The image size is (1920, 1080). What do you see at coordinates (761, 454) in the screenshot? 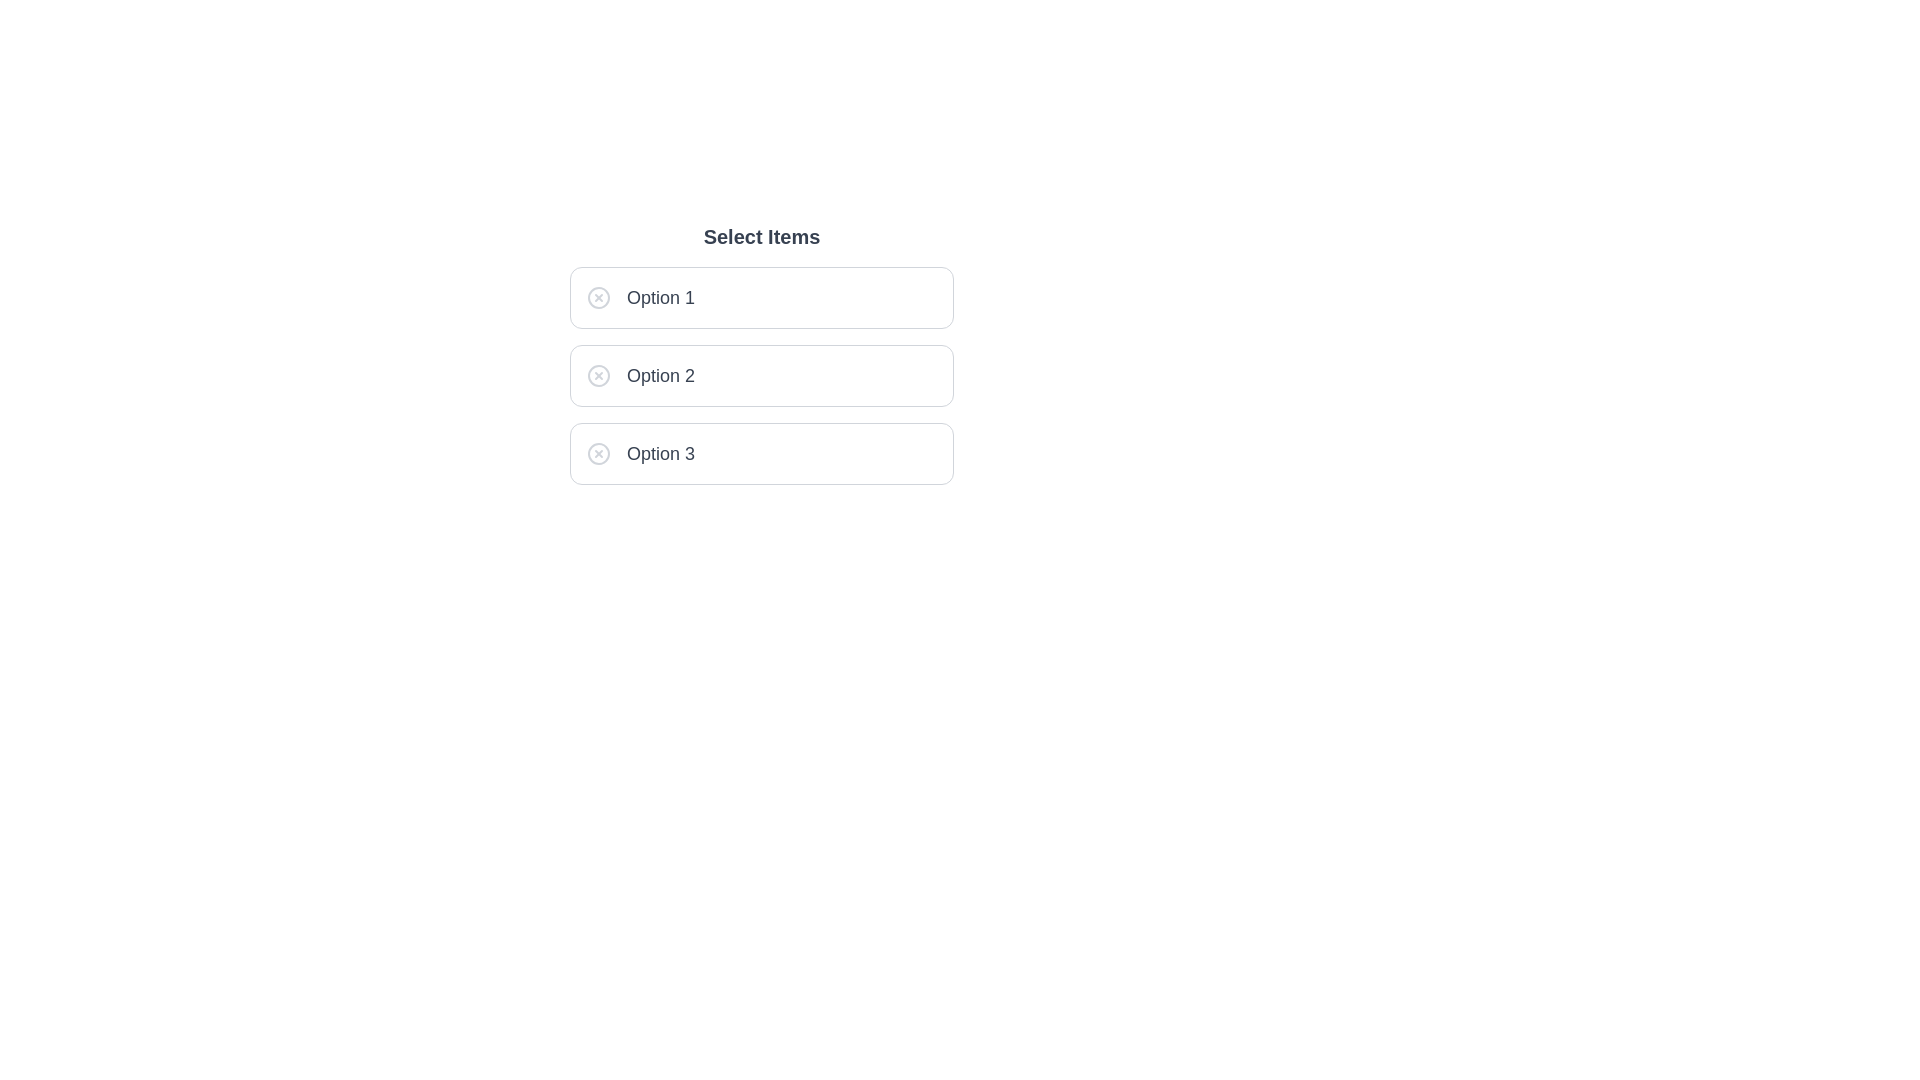
I see `the third button in the vertical list of options` at bounding box center [761, 454].